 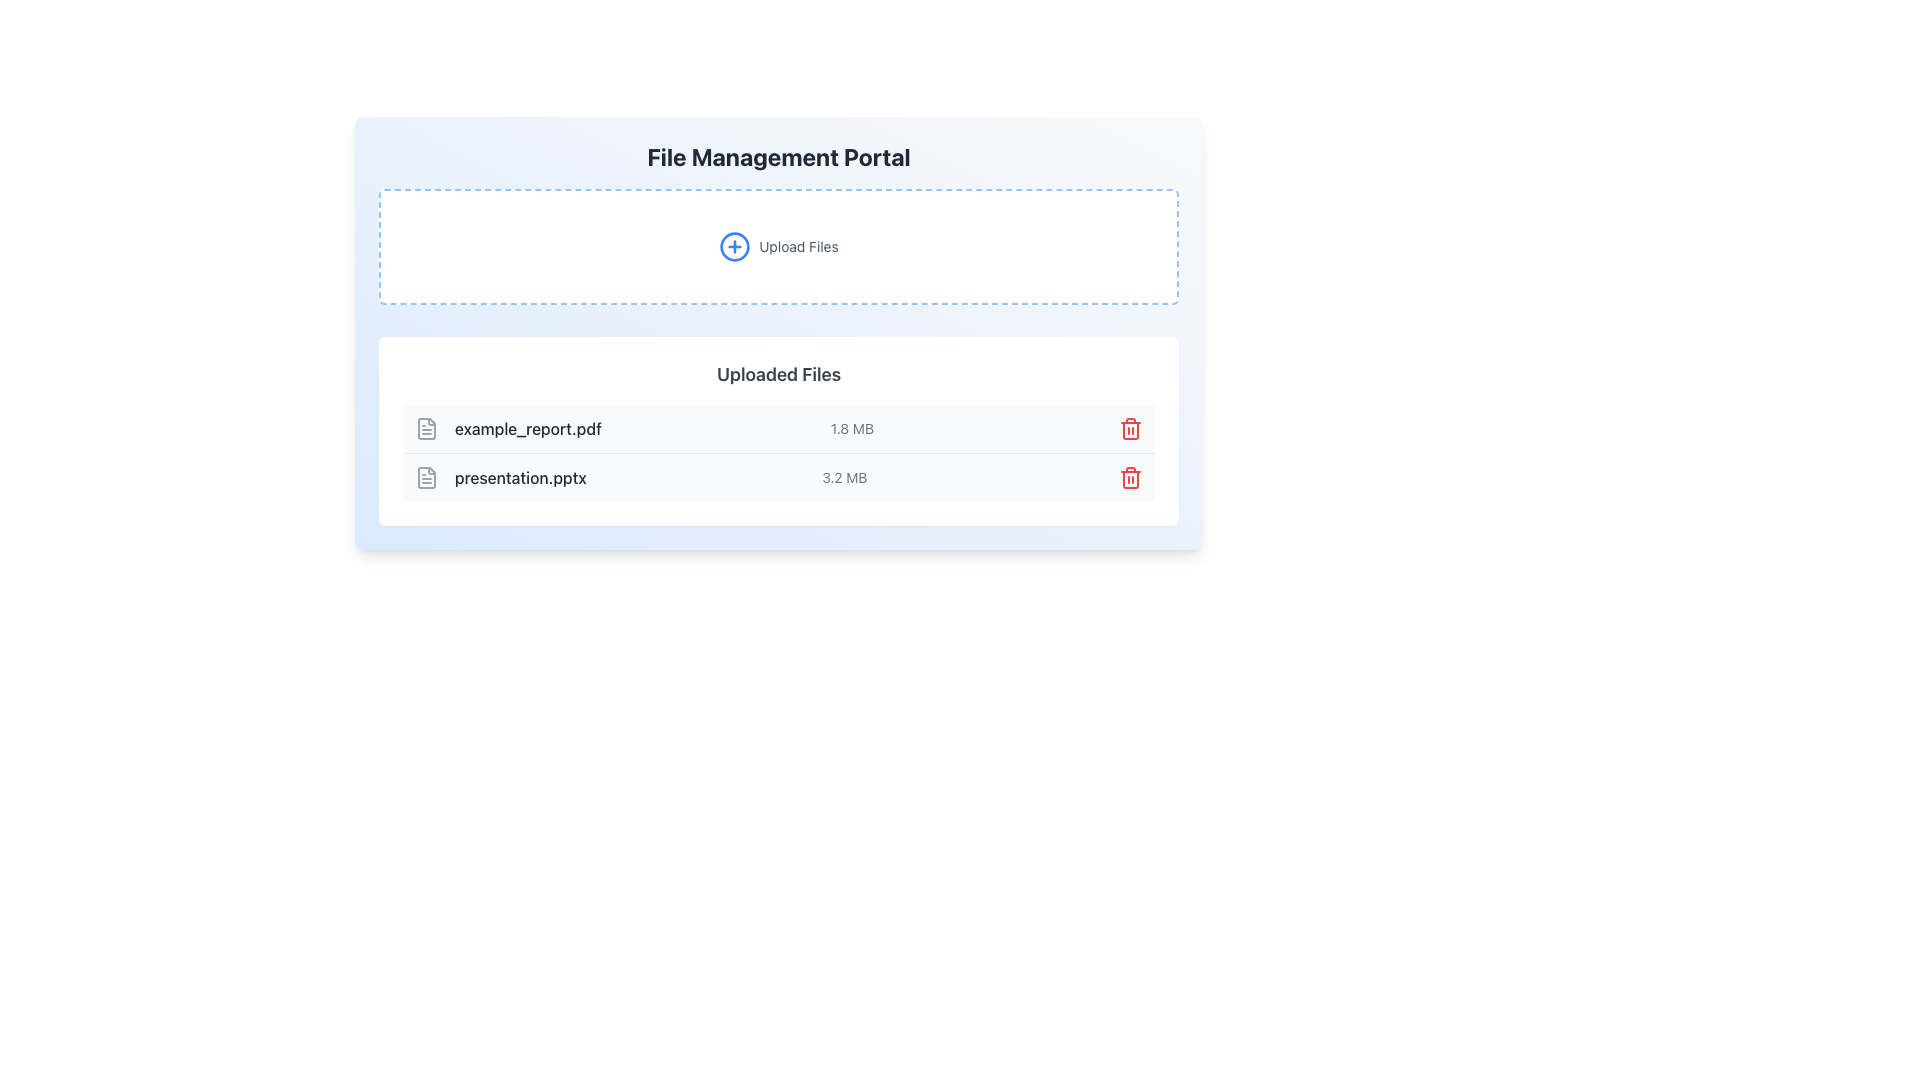 What do you see at coordinates (528, 427) in the screenshot?
I see `the text label representing the filename in the 'Uploaded Files' section, which is the first filename listed` at bounding box center [528, 427].